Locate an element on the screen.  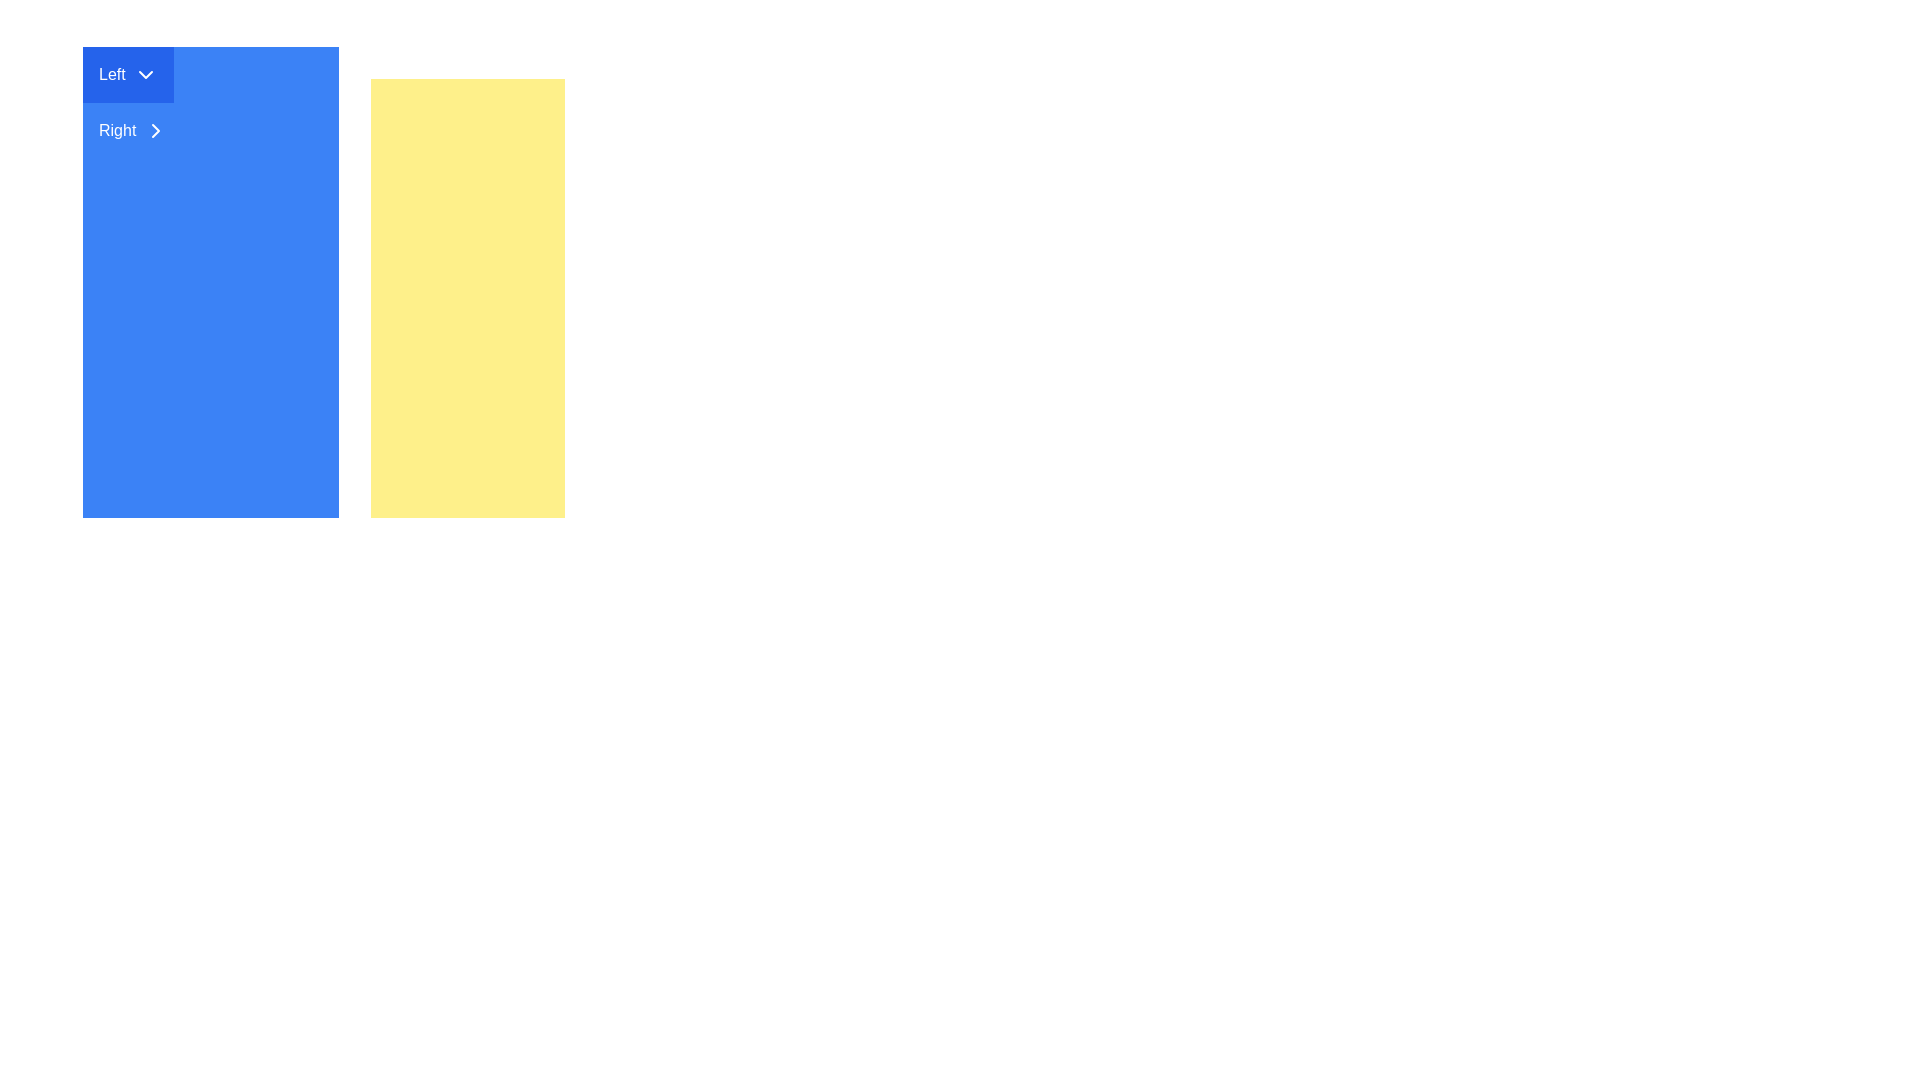
the first option button in the vertical list, labeled 'Left' is located at coordinates (127, 73).